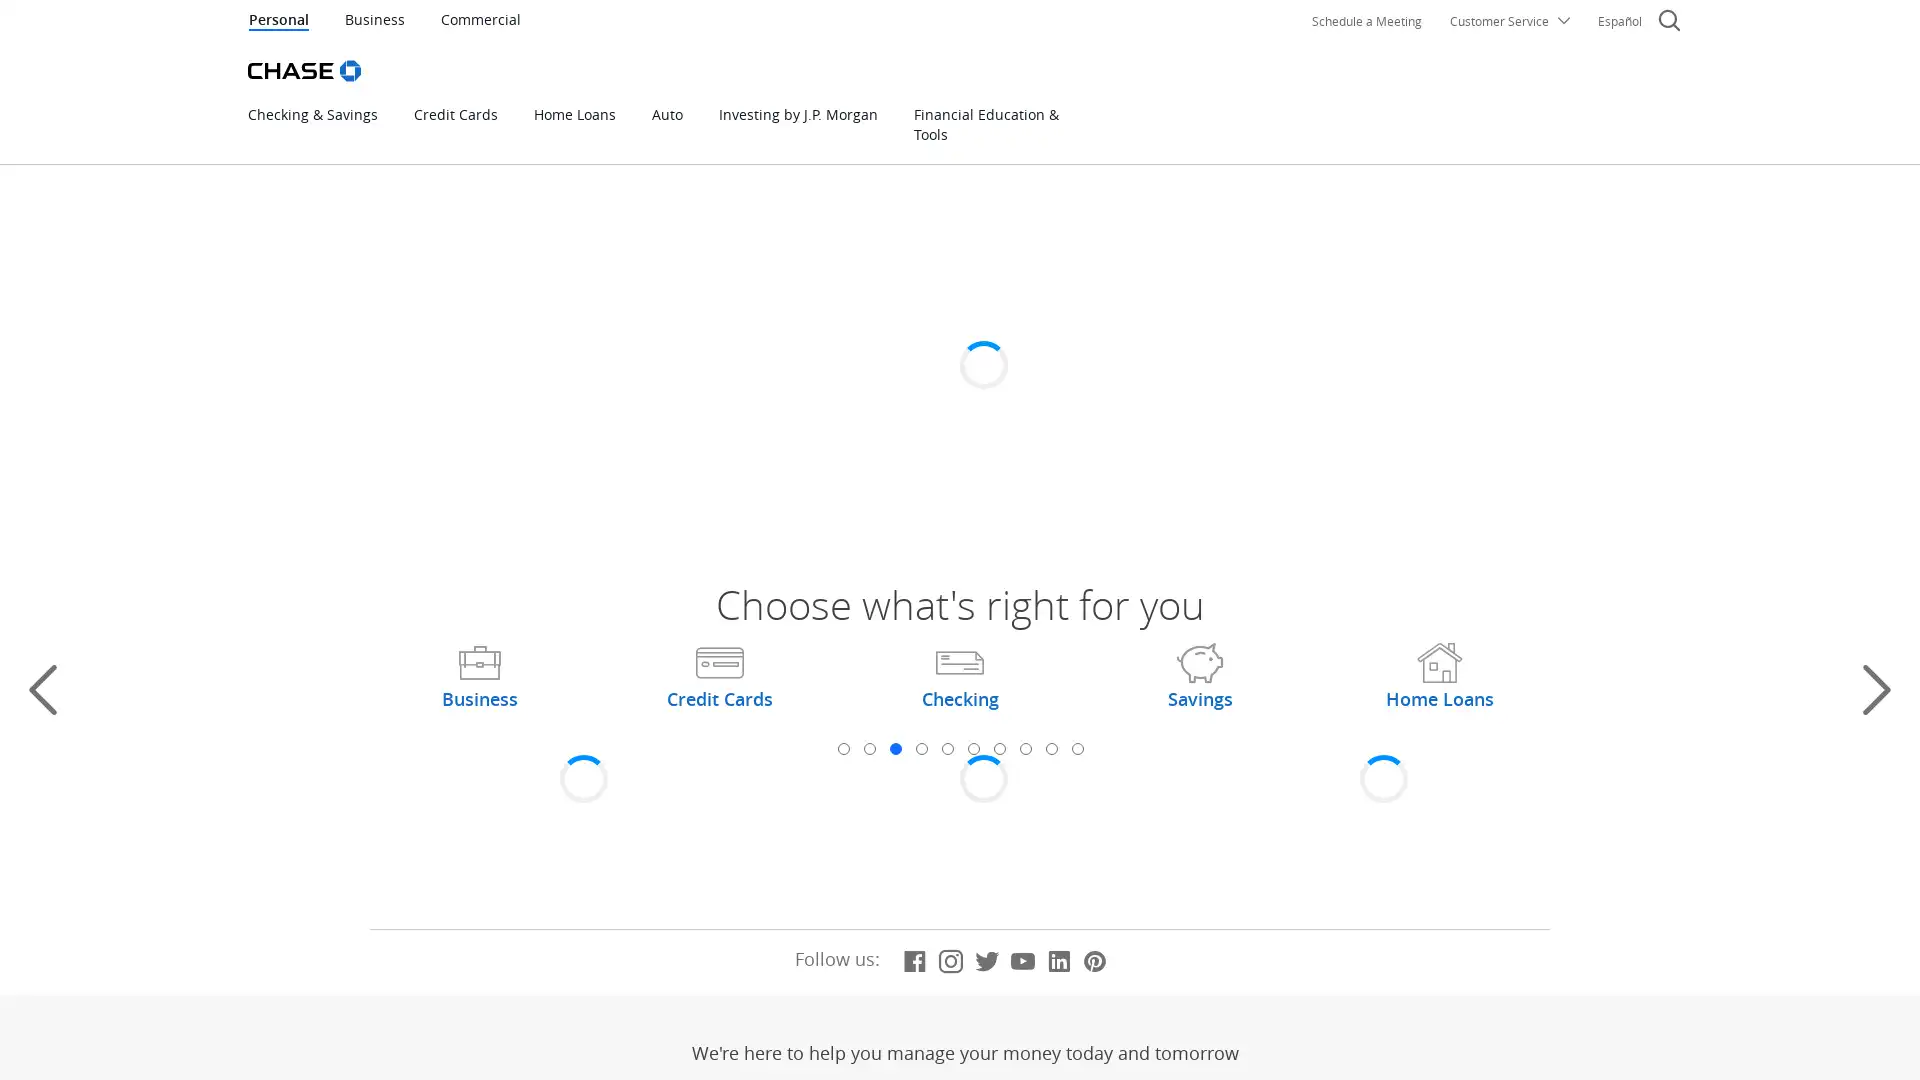 This screenshot has width=1920, height=1080. Describe the element at coordinates (893, 748) in the screenshot. I see `Slide 3 of 10, selected` at that location.